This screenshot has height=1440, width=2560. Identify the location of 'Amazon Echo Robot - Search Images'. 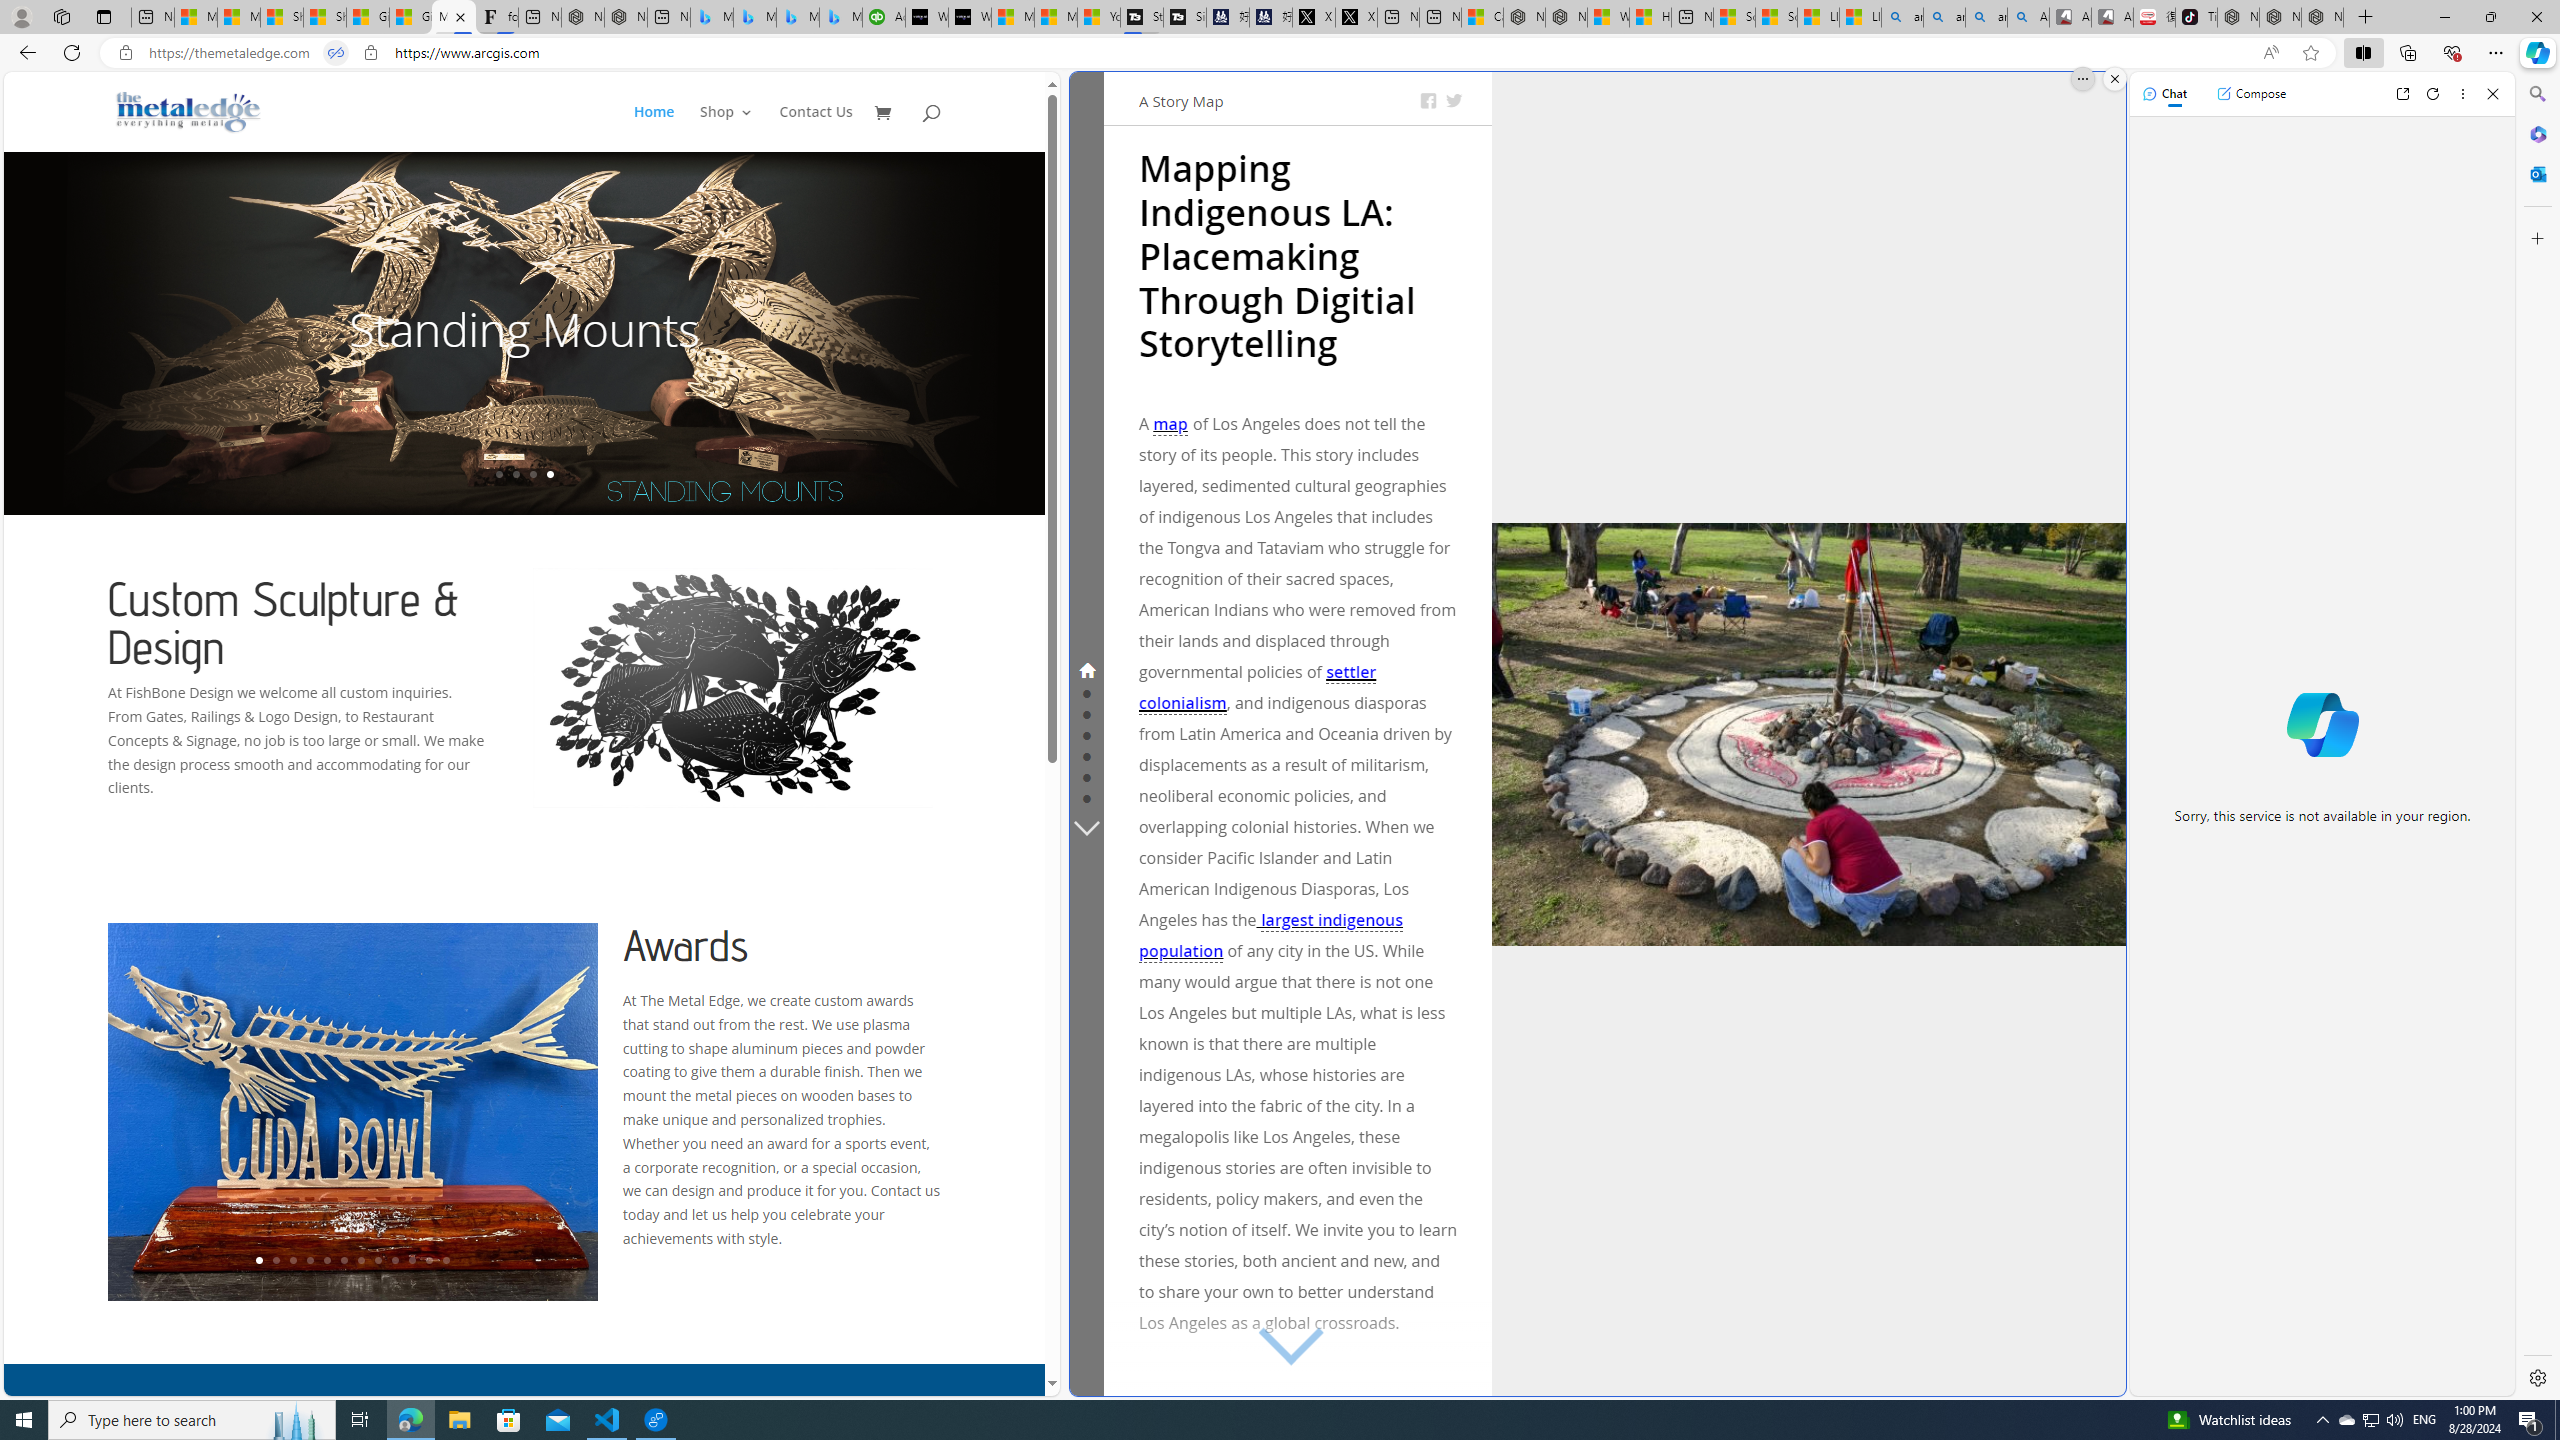
(2027, 16).